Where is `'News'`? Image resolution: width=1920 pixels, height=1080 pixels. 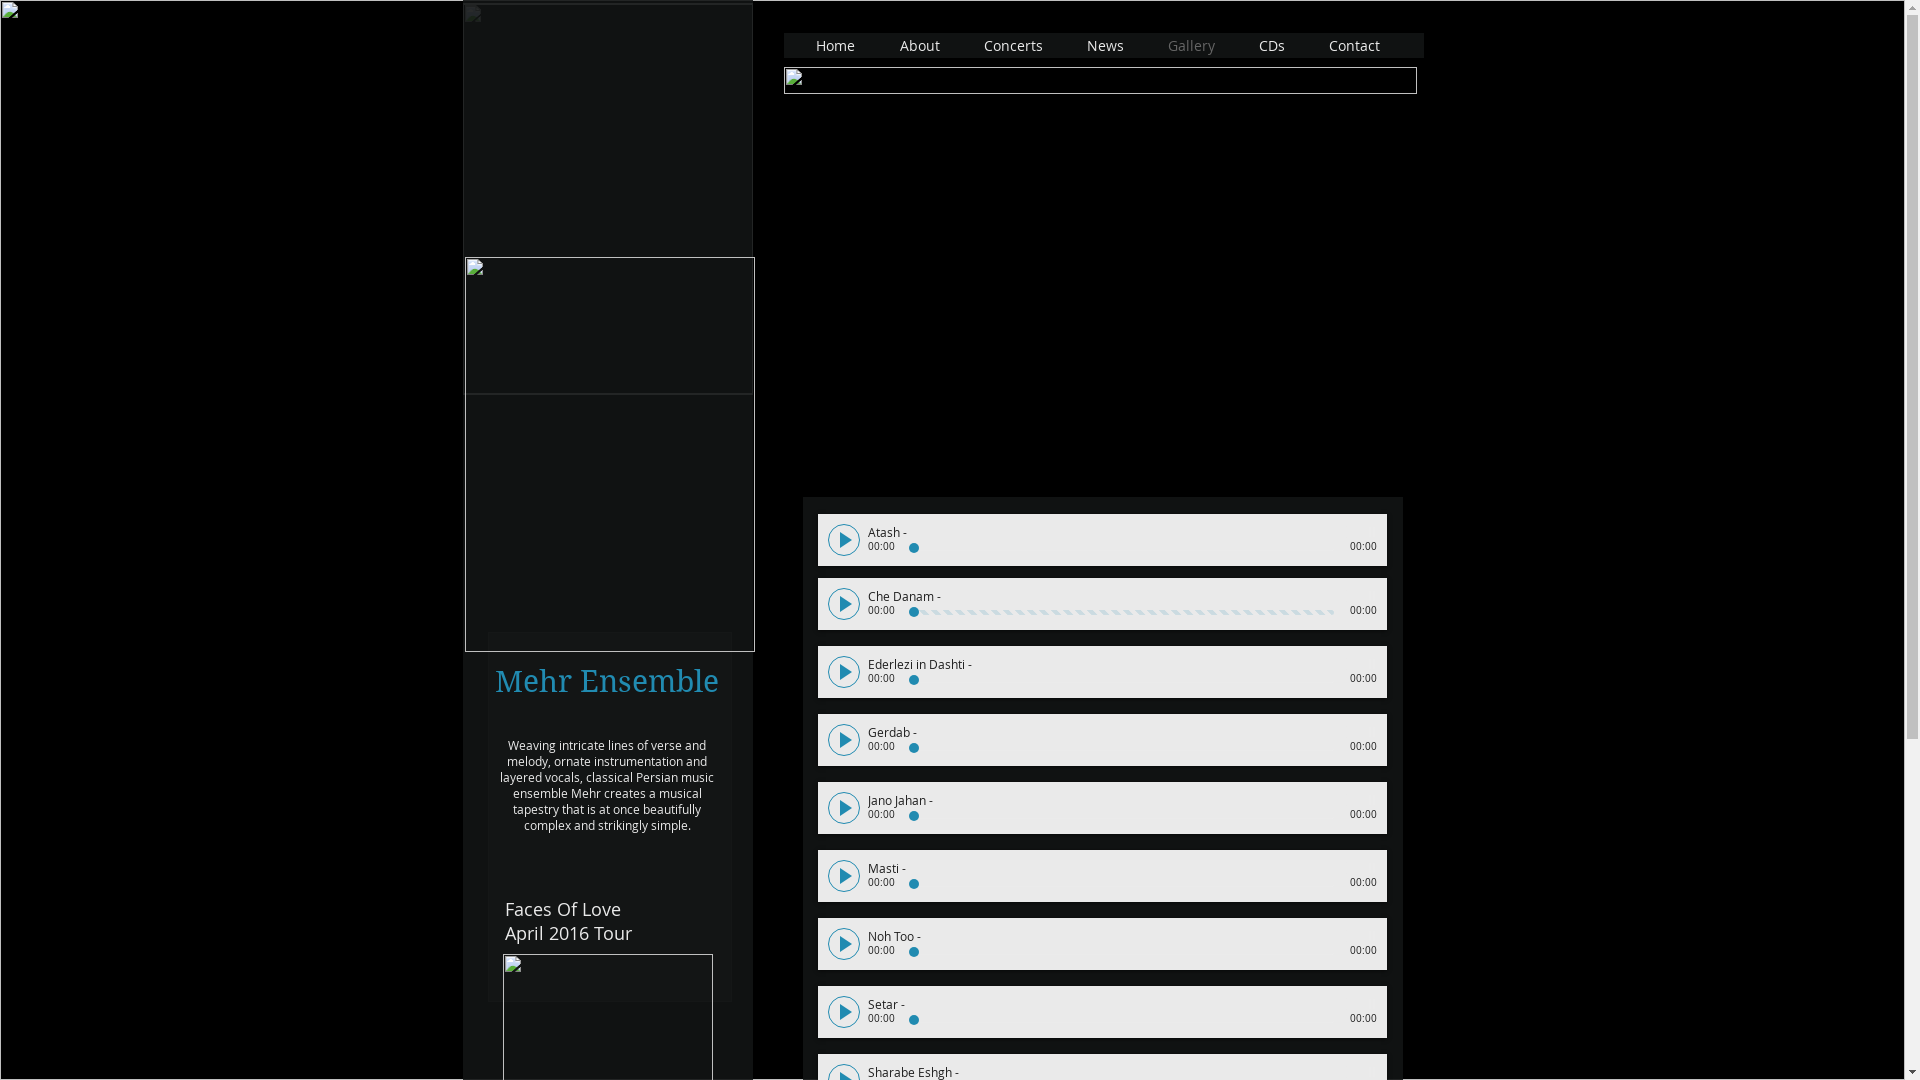
'News' is located at coordinates (1105, 45).